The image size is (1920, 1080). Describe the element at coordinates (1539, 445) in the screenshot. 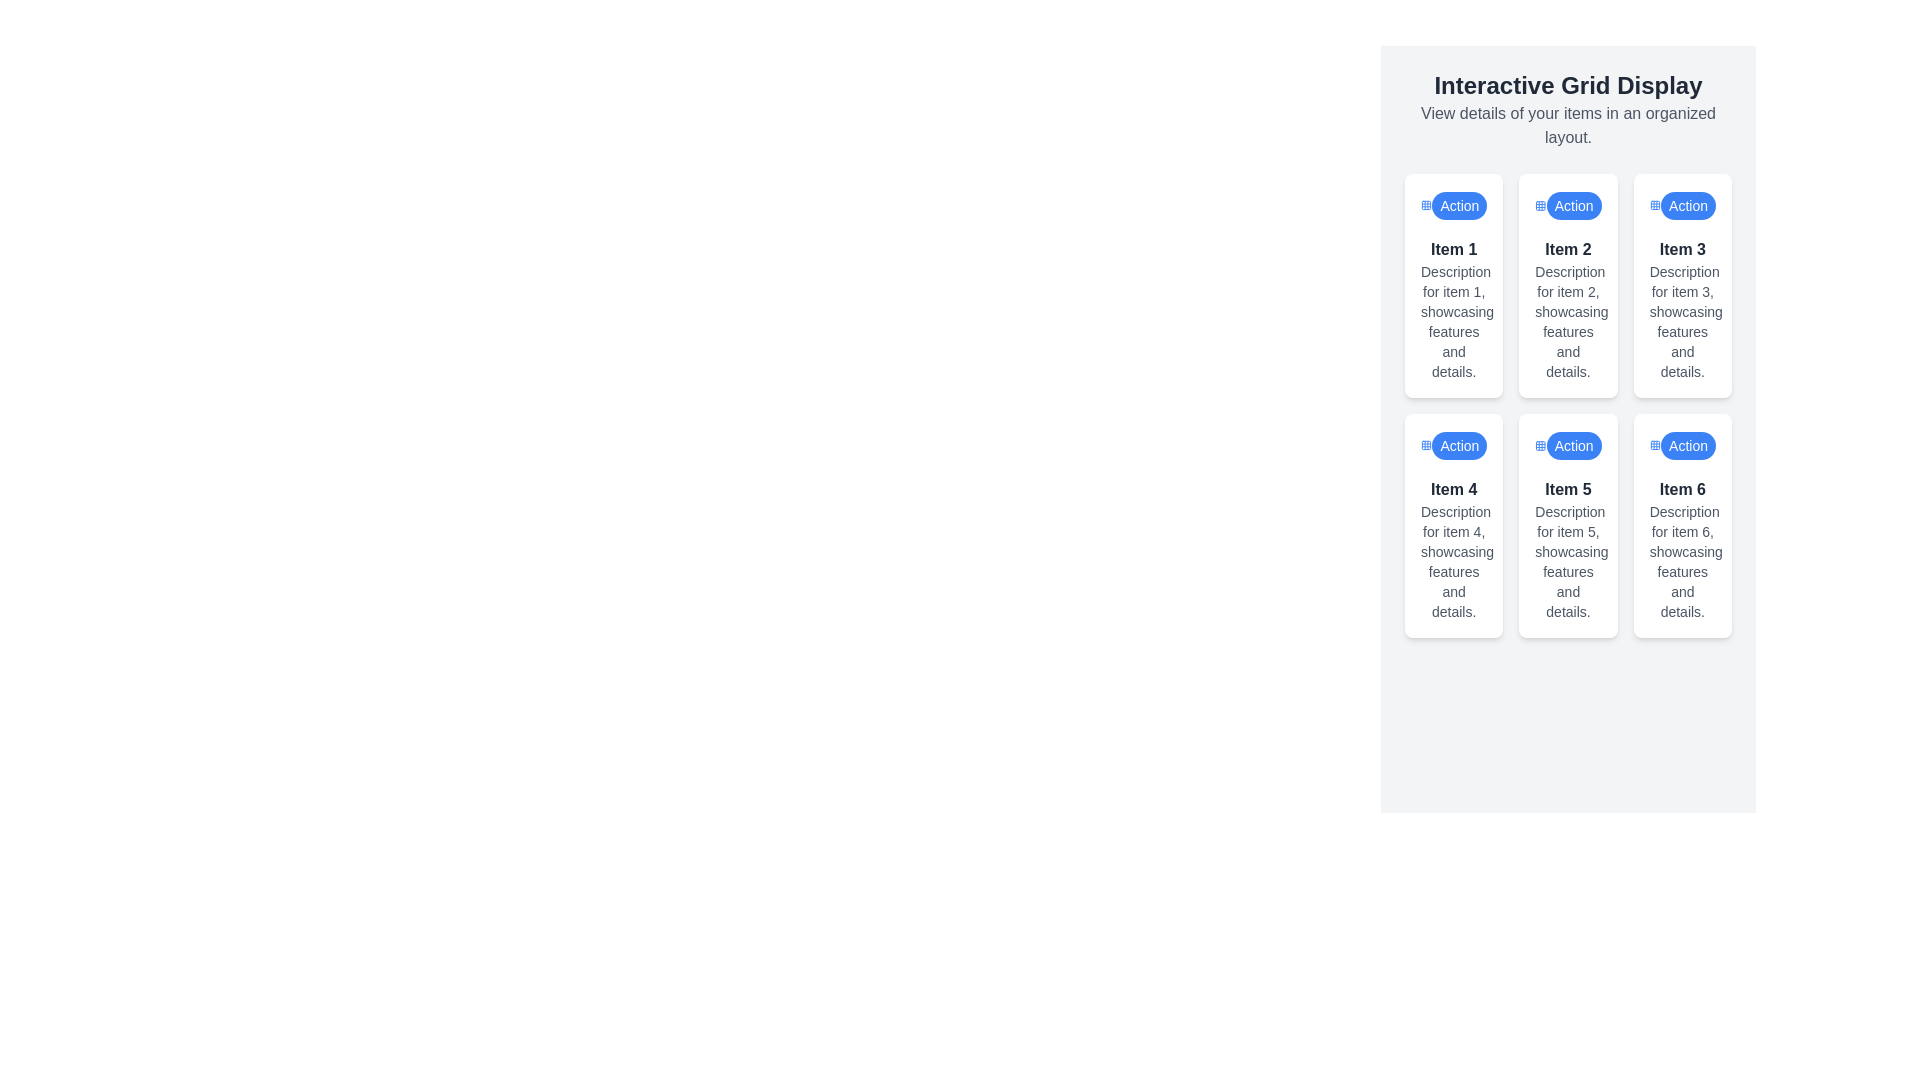

I see `the small square graphic with rounded corners that is part of a grid-like icon to the left of the 'Action' button in the fifth card of a 2x3 grid layout` at that location.